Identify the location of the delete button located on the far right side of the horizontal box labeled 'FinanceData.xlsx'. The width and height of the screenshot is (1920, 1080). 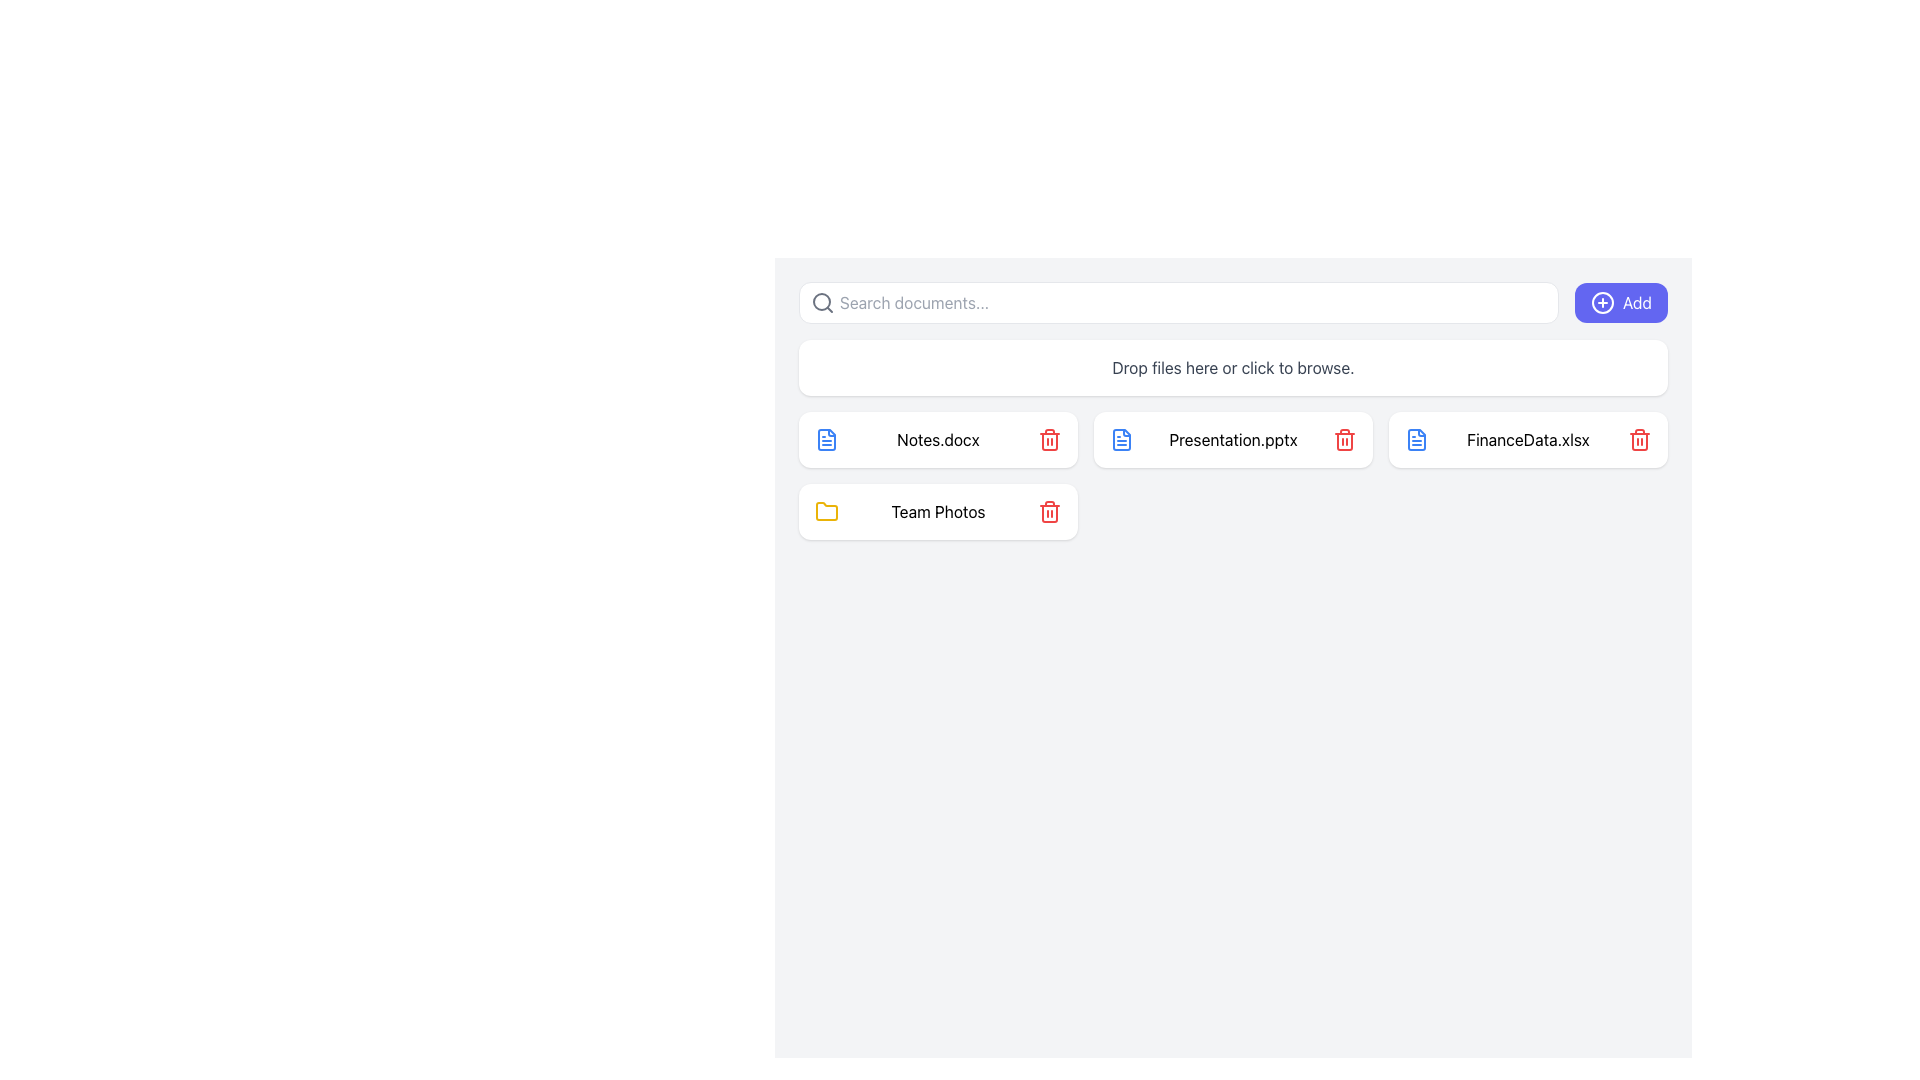
(1640, 438).